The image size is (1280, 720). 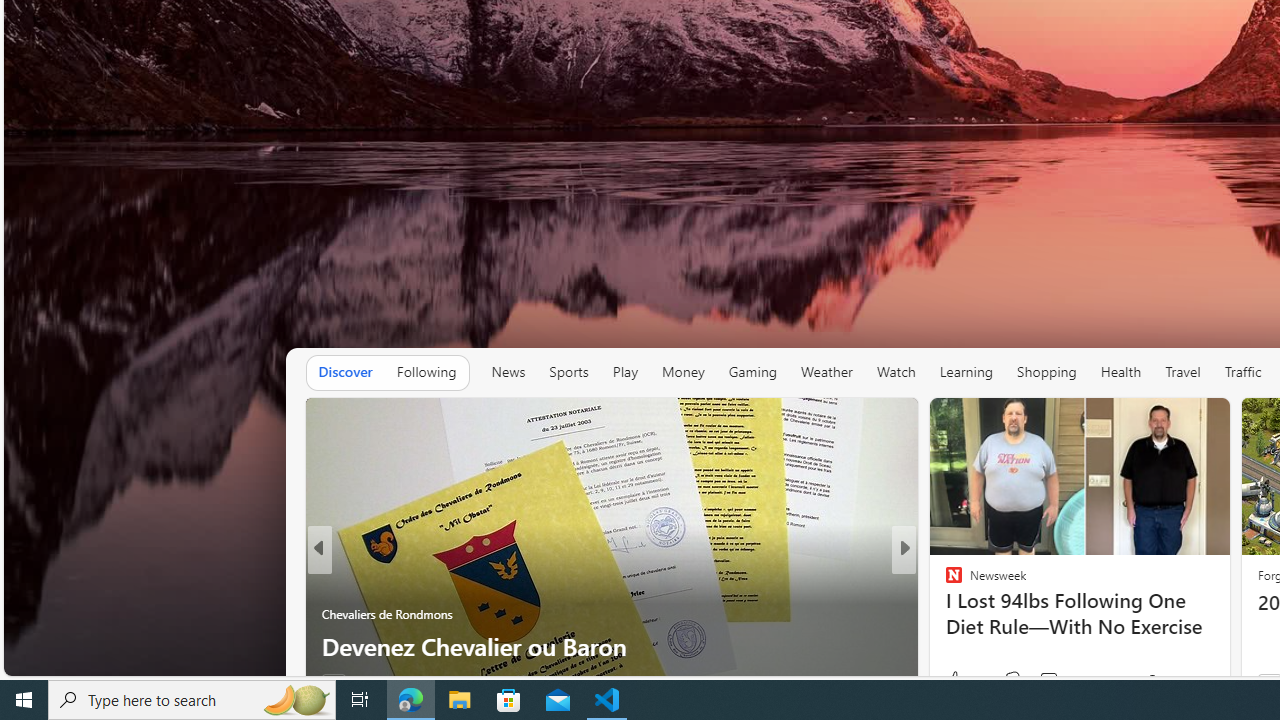 What do you see at coordinates (958, 680) in the screenshot?
I see `'108 Like'` at bounding box center [958, 680].